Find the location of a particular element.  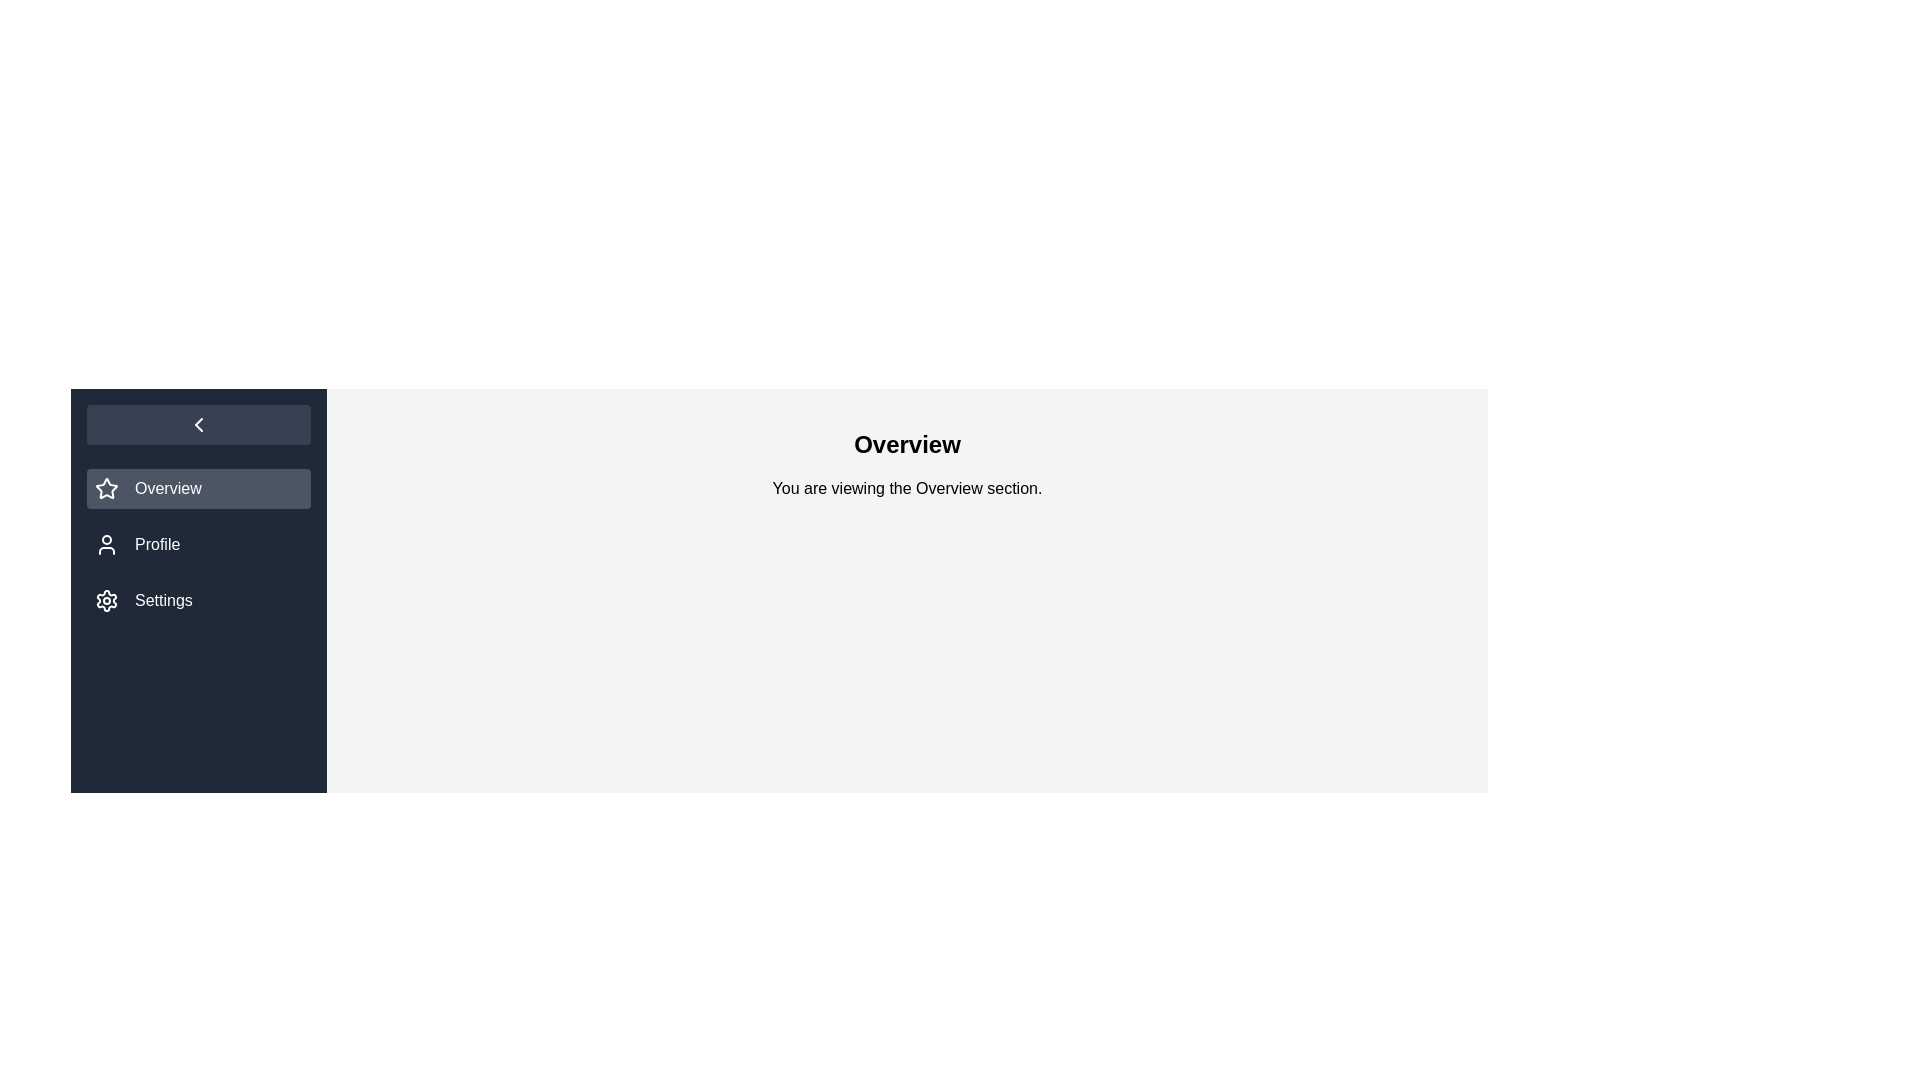

the Overview tab from the menu is located at coordinates (198, 489).